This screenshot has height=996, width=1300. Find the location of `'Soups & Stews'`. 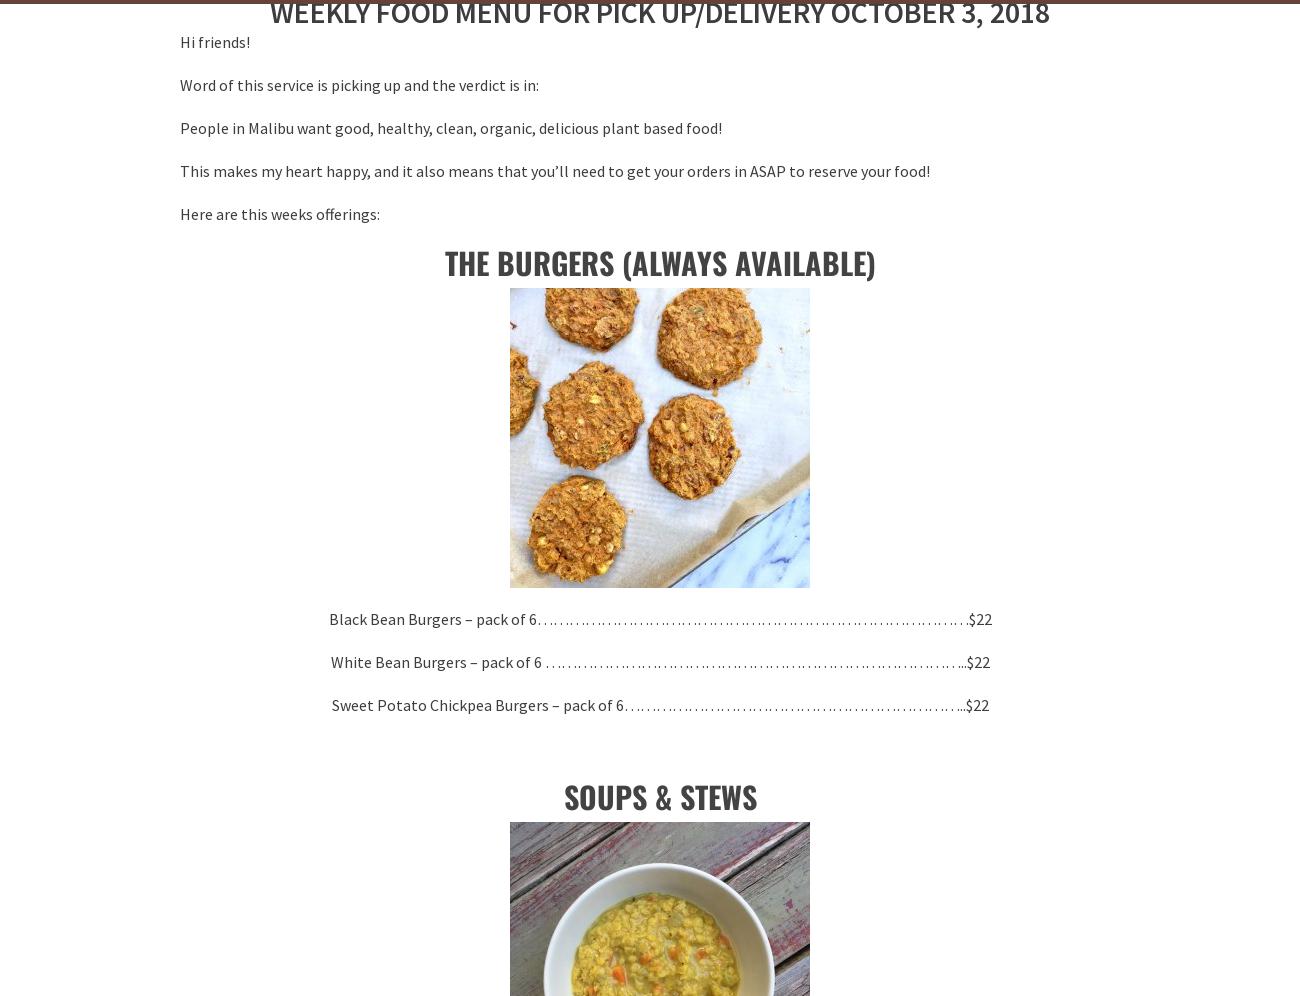

'Soups & Stews' is located at coordinates (658, 795).